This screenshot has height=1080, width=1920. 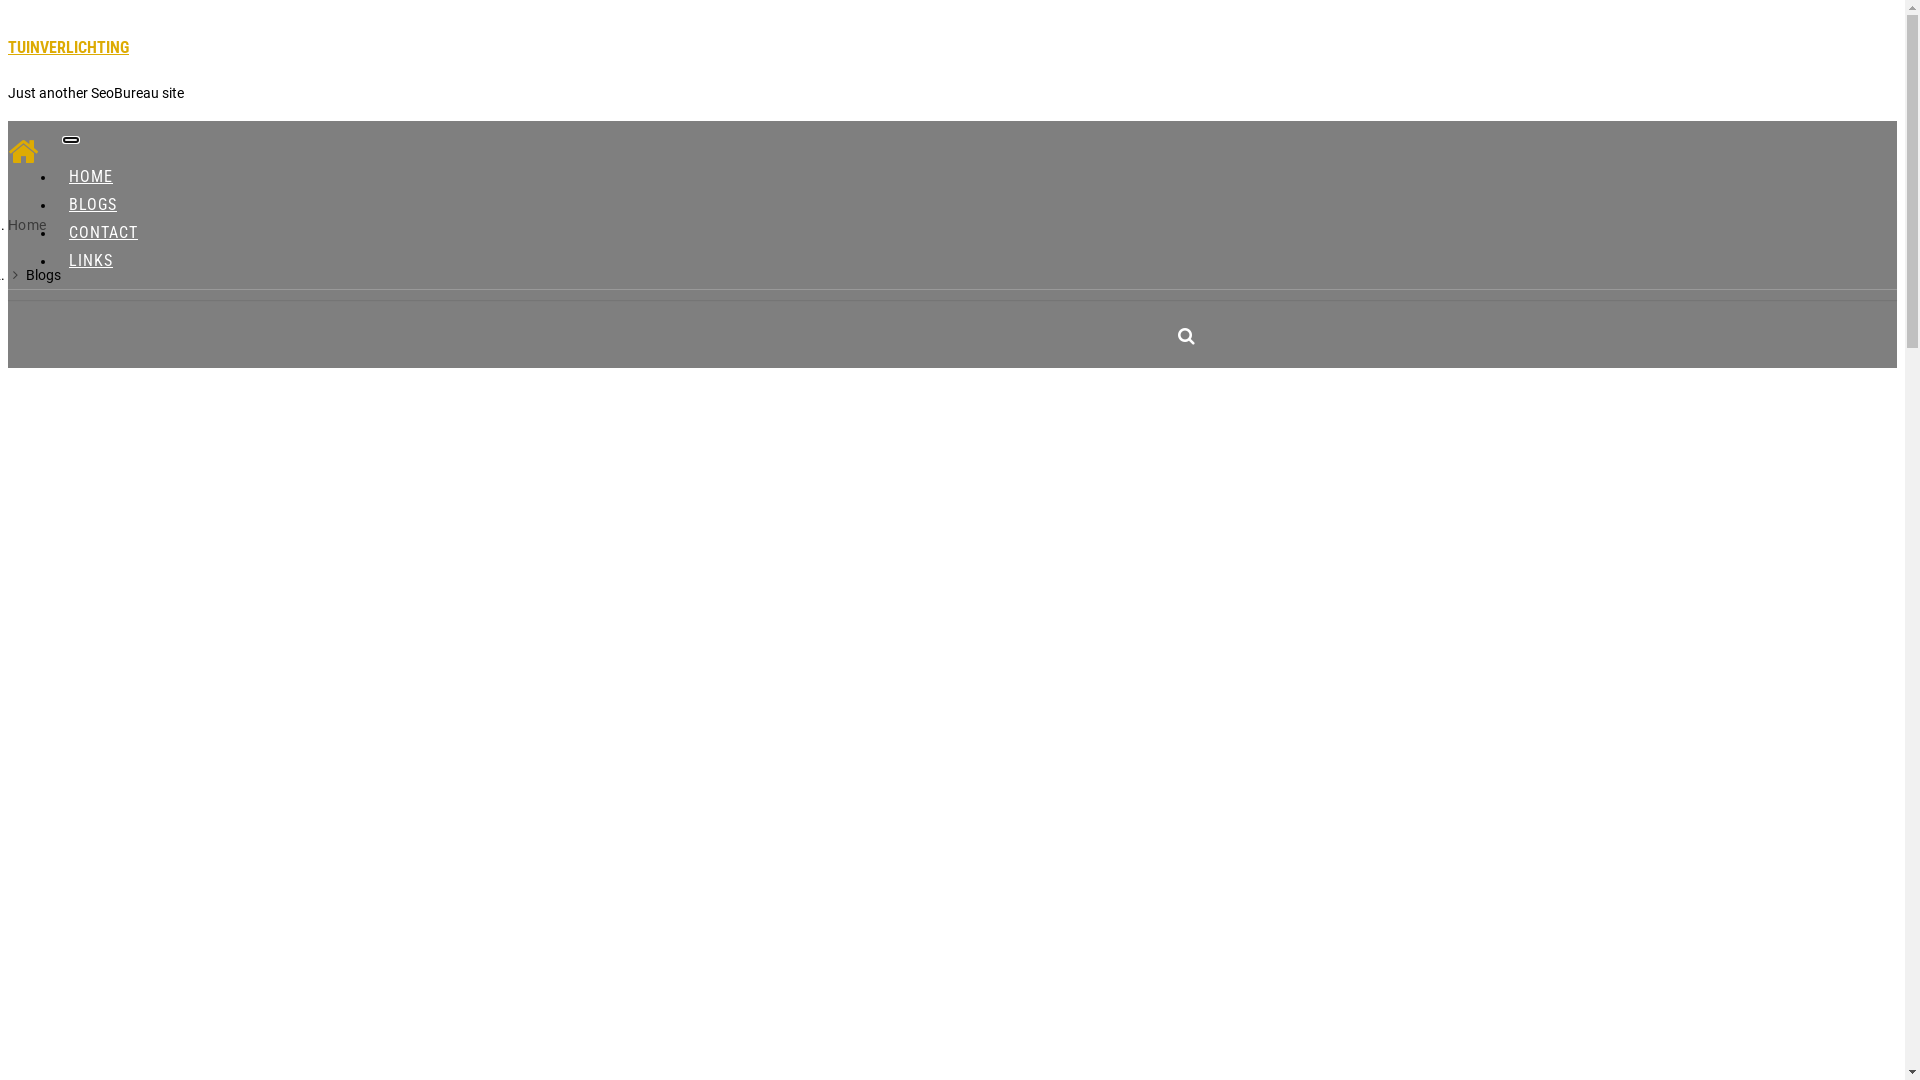 I want to click on 'search_icon', so click(x=1165, y=334).